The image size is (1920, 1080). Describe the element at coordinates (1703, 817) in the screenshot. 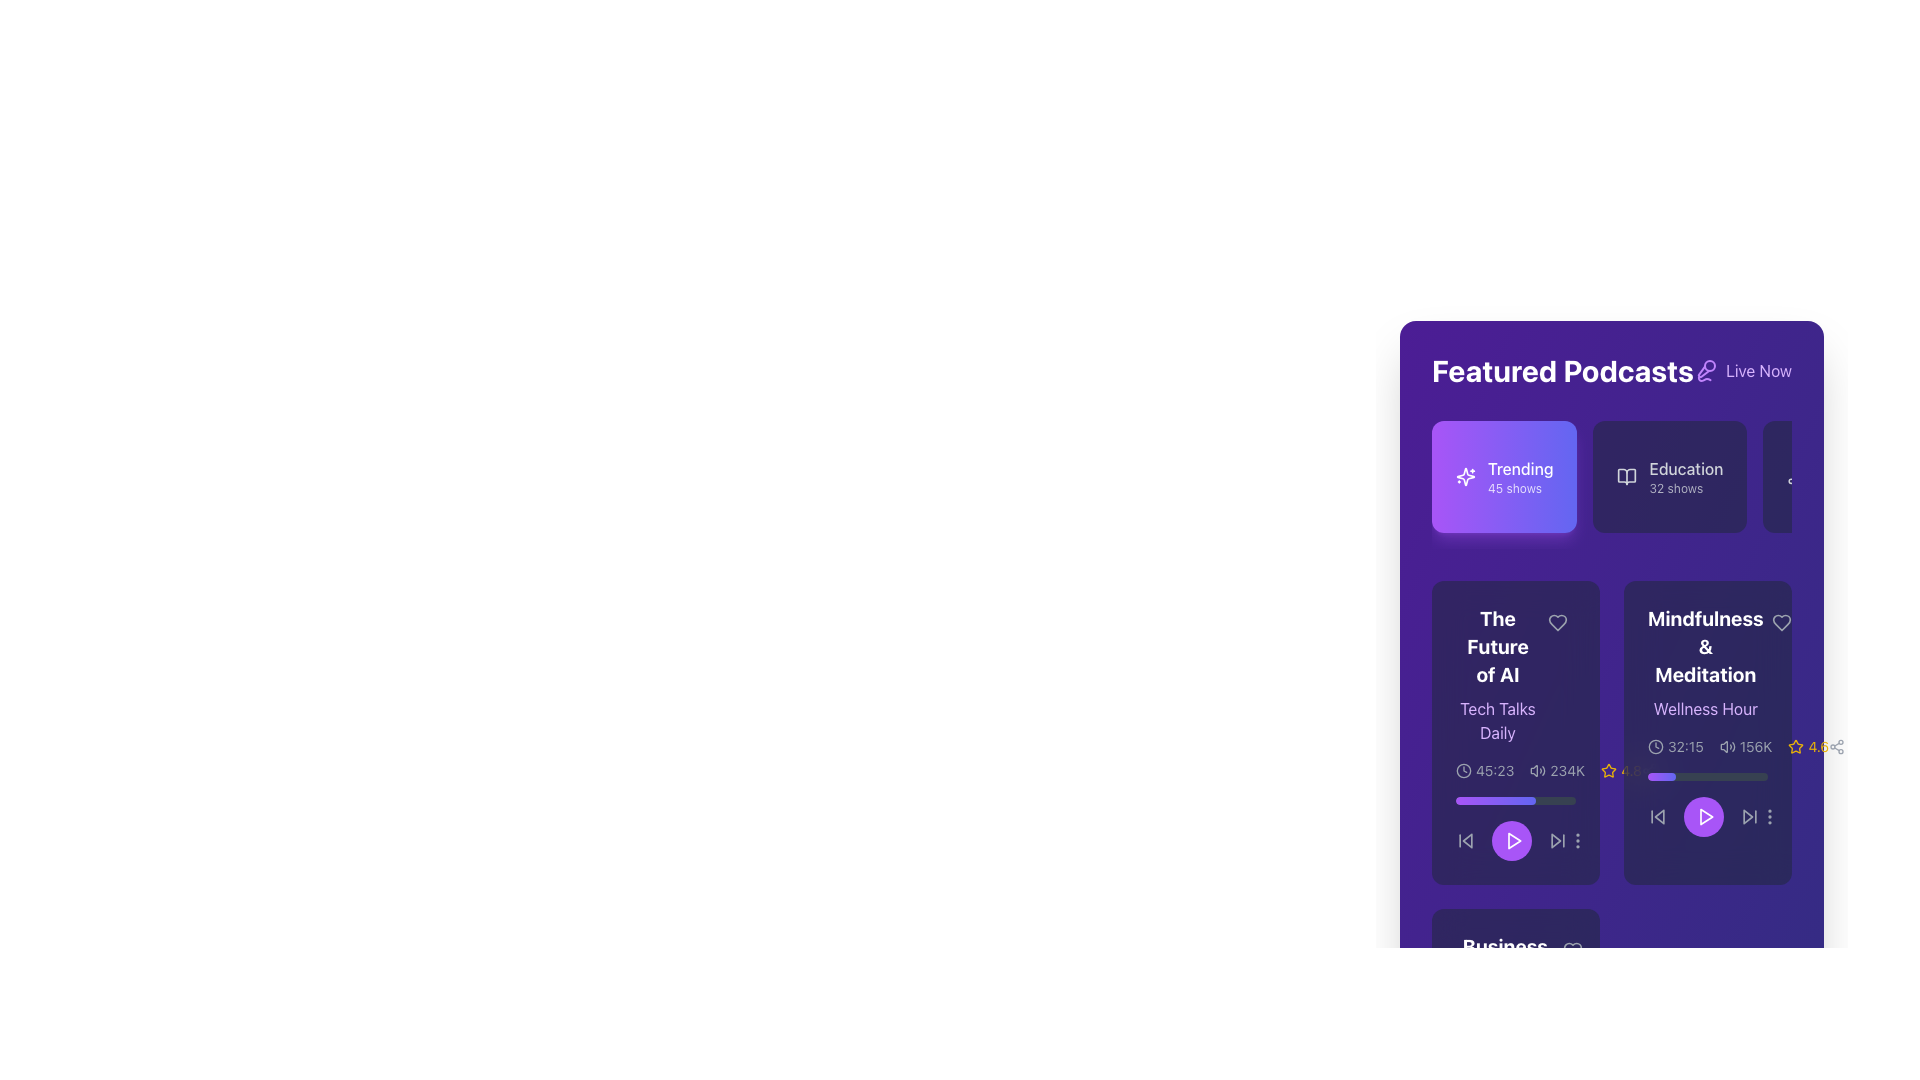

I see `the playback button located at the center of the group of three buttons in the bottom section of the 'Mindfulness & Meditation' podcast card` at that location.